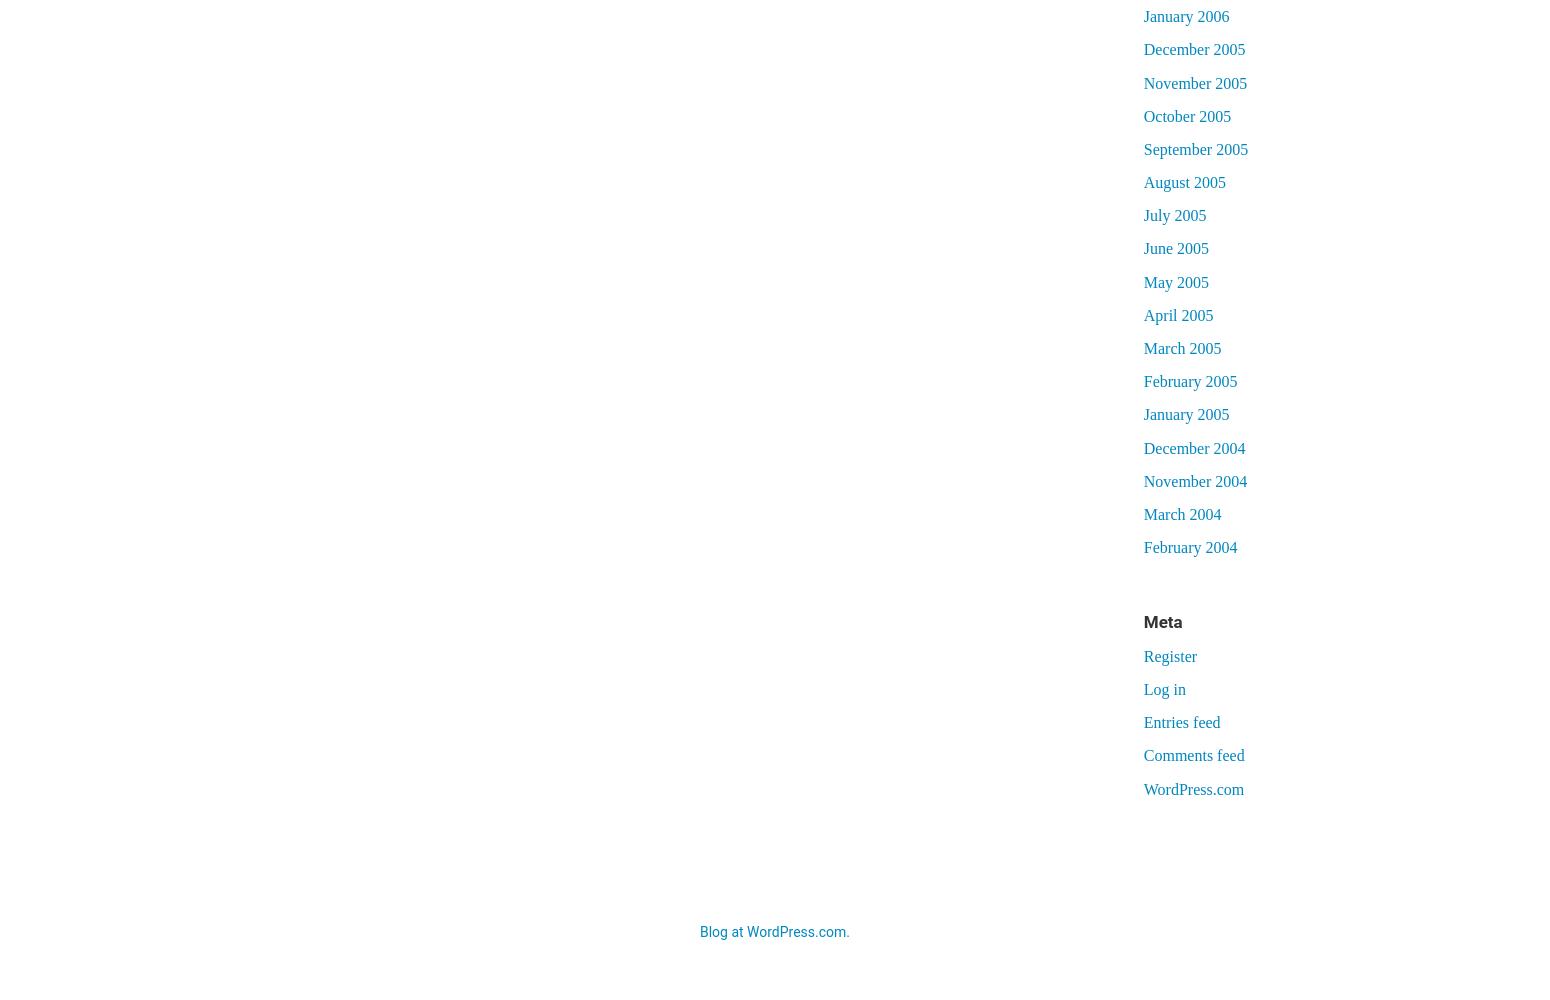  I want to click on 'October 2005', so click(1186, 114).